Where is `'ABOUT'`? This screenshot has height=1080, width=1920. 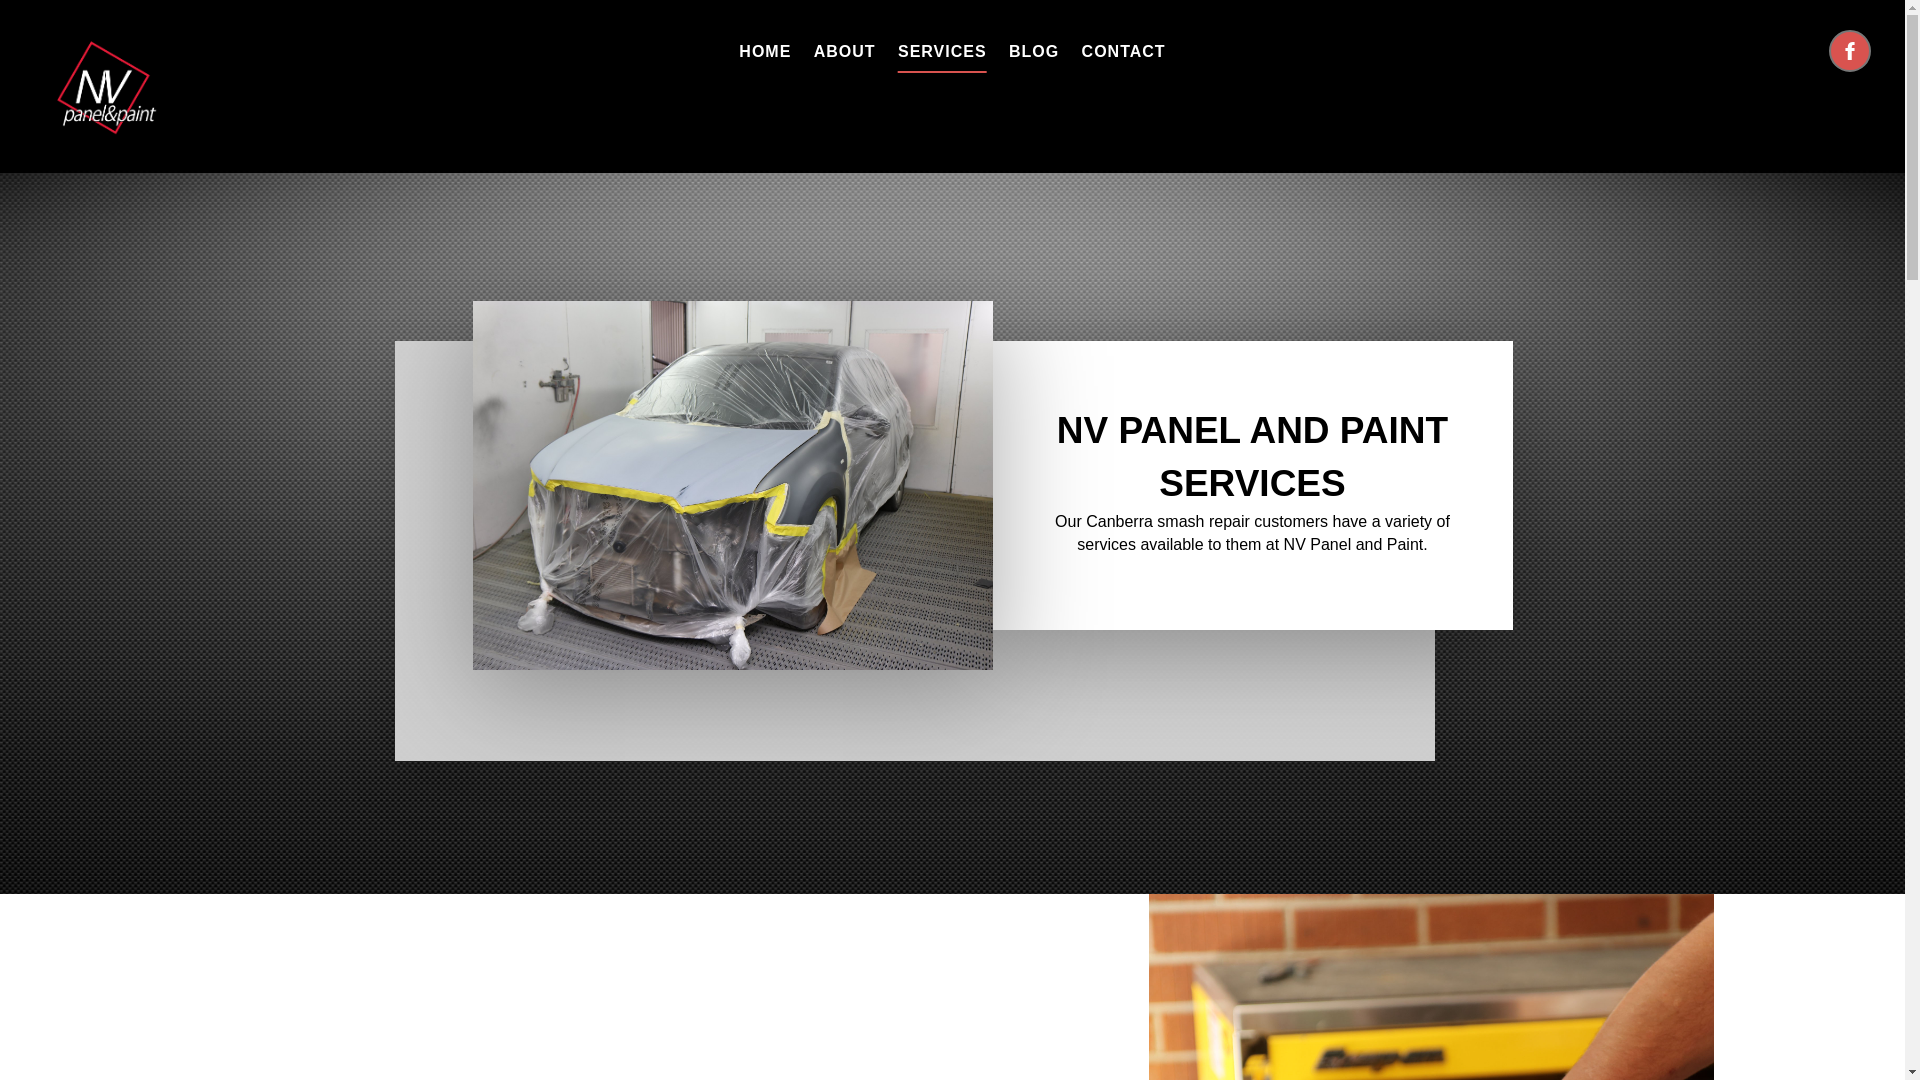
'ABOUT' is located at coordinates (844, 50).